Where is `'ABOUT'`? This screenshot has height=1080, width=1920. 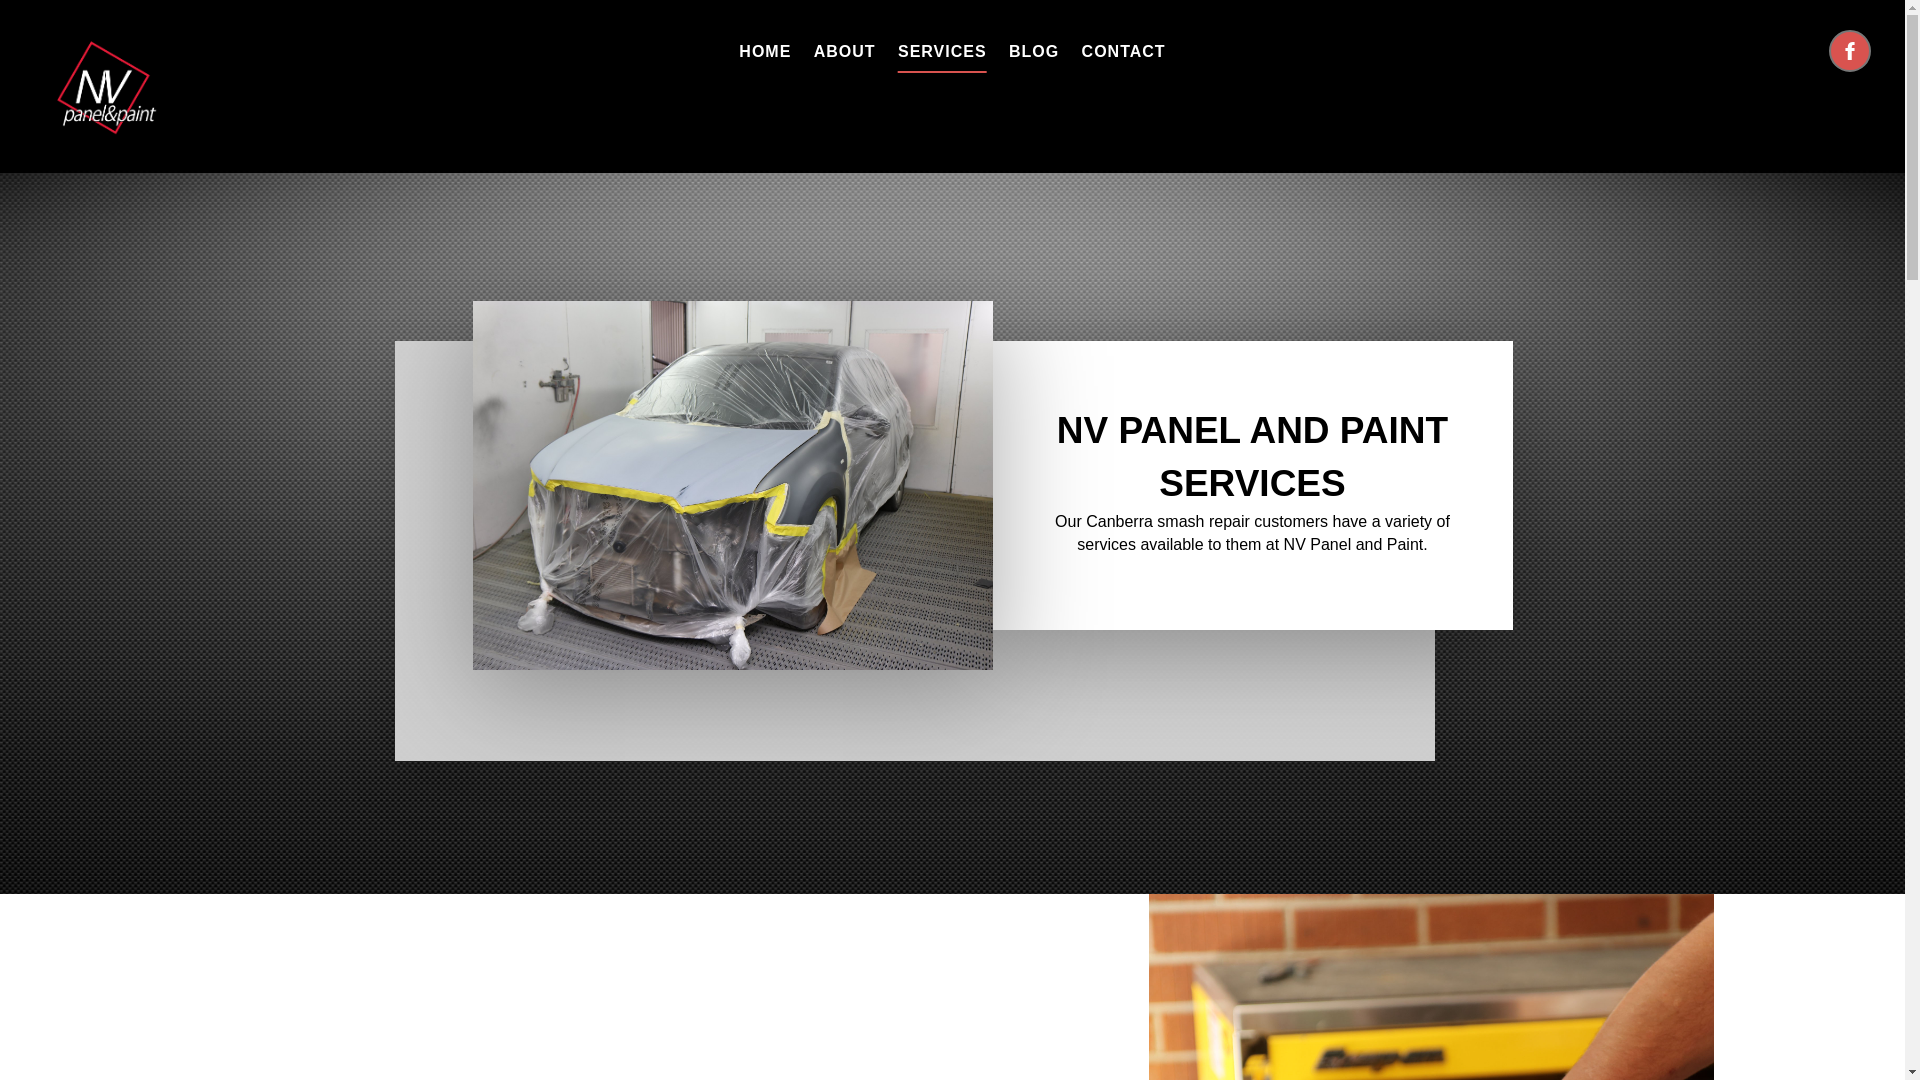
'ABOUT' is located at coordinates (844, 50).